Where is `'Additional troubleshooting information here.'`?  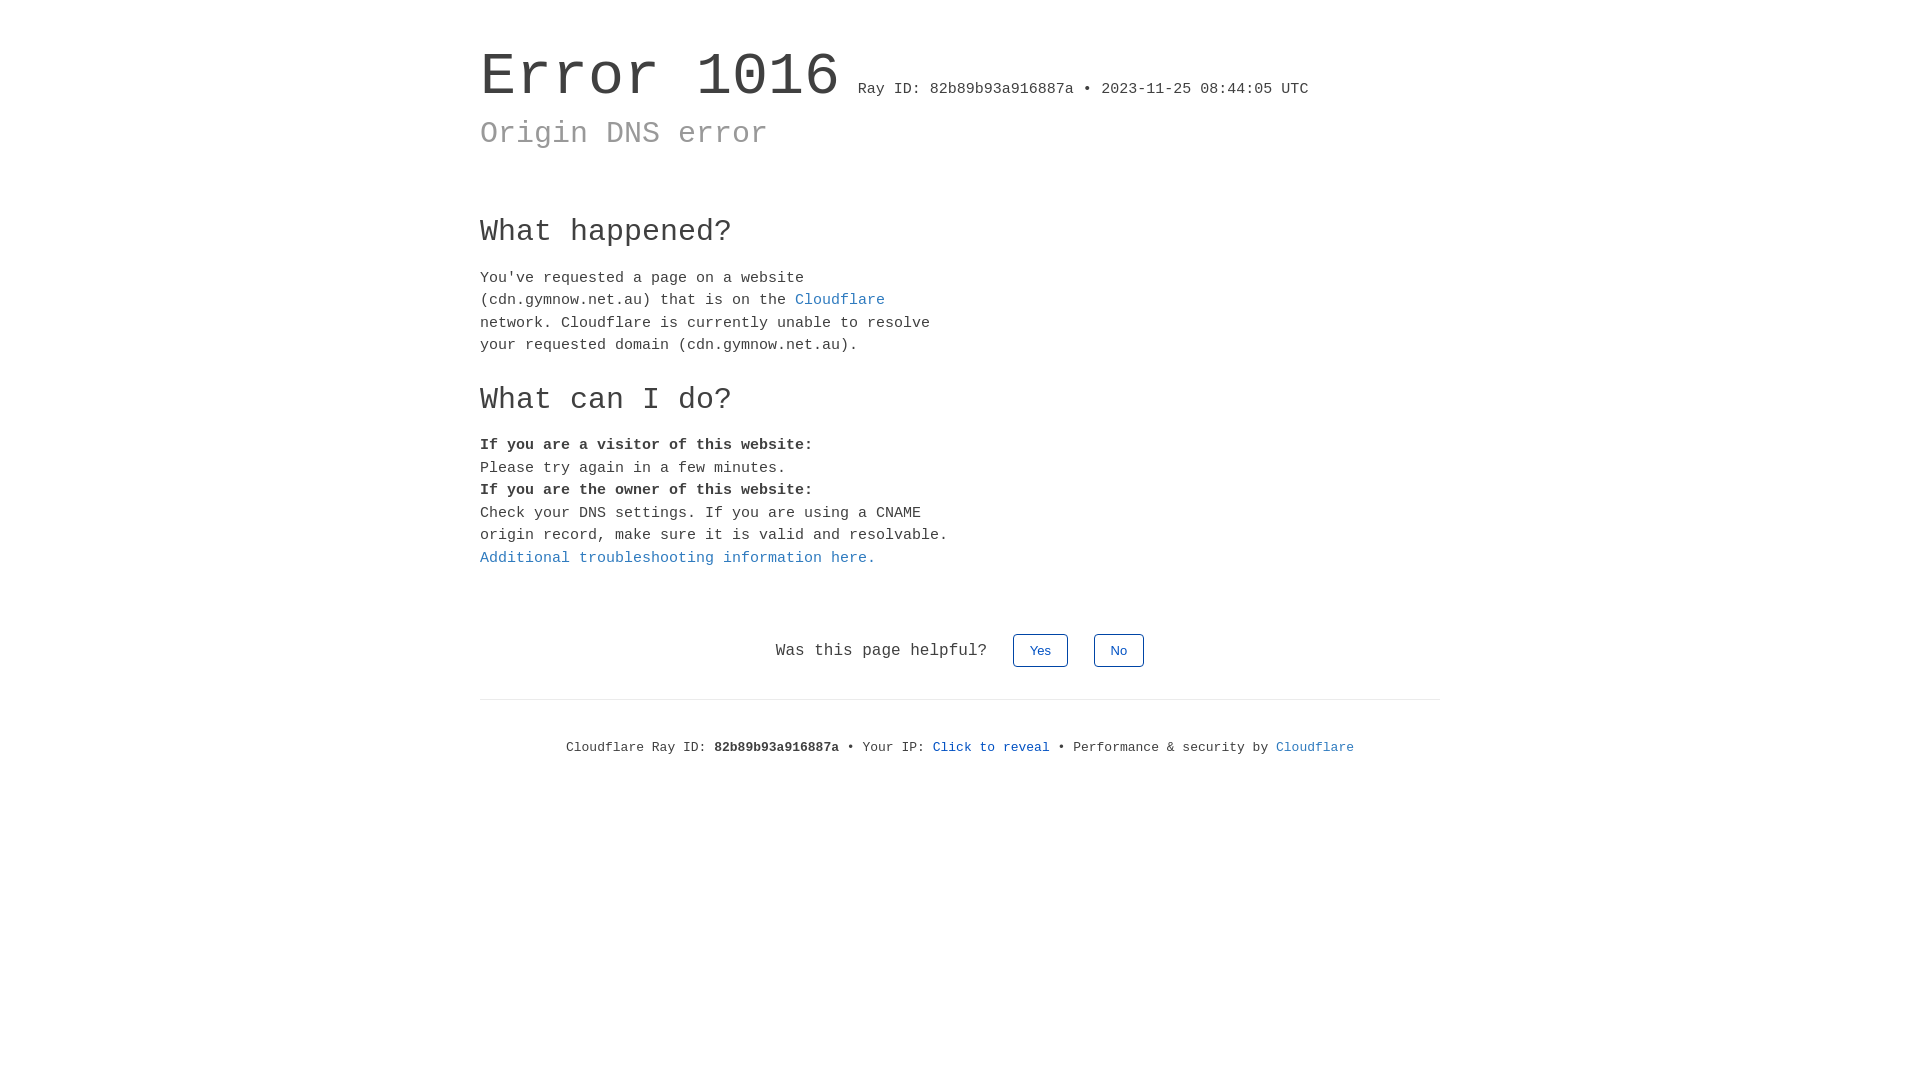
'Additional troubleshooting information here.' is located at coordinates (677, 558).